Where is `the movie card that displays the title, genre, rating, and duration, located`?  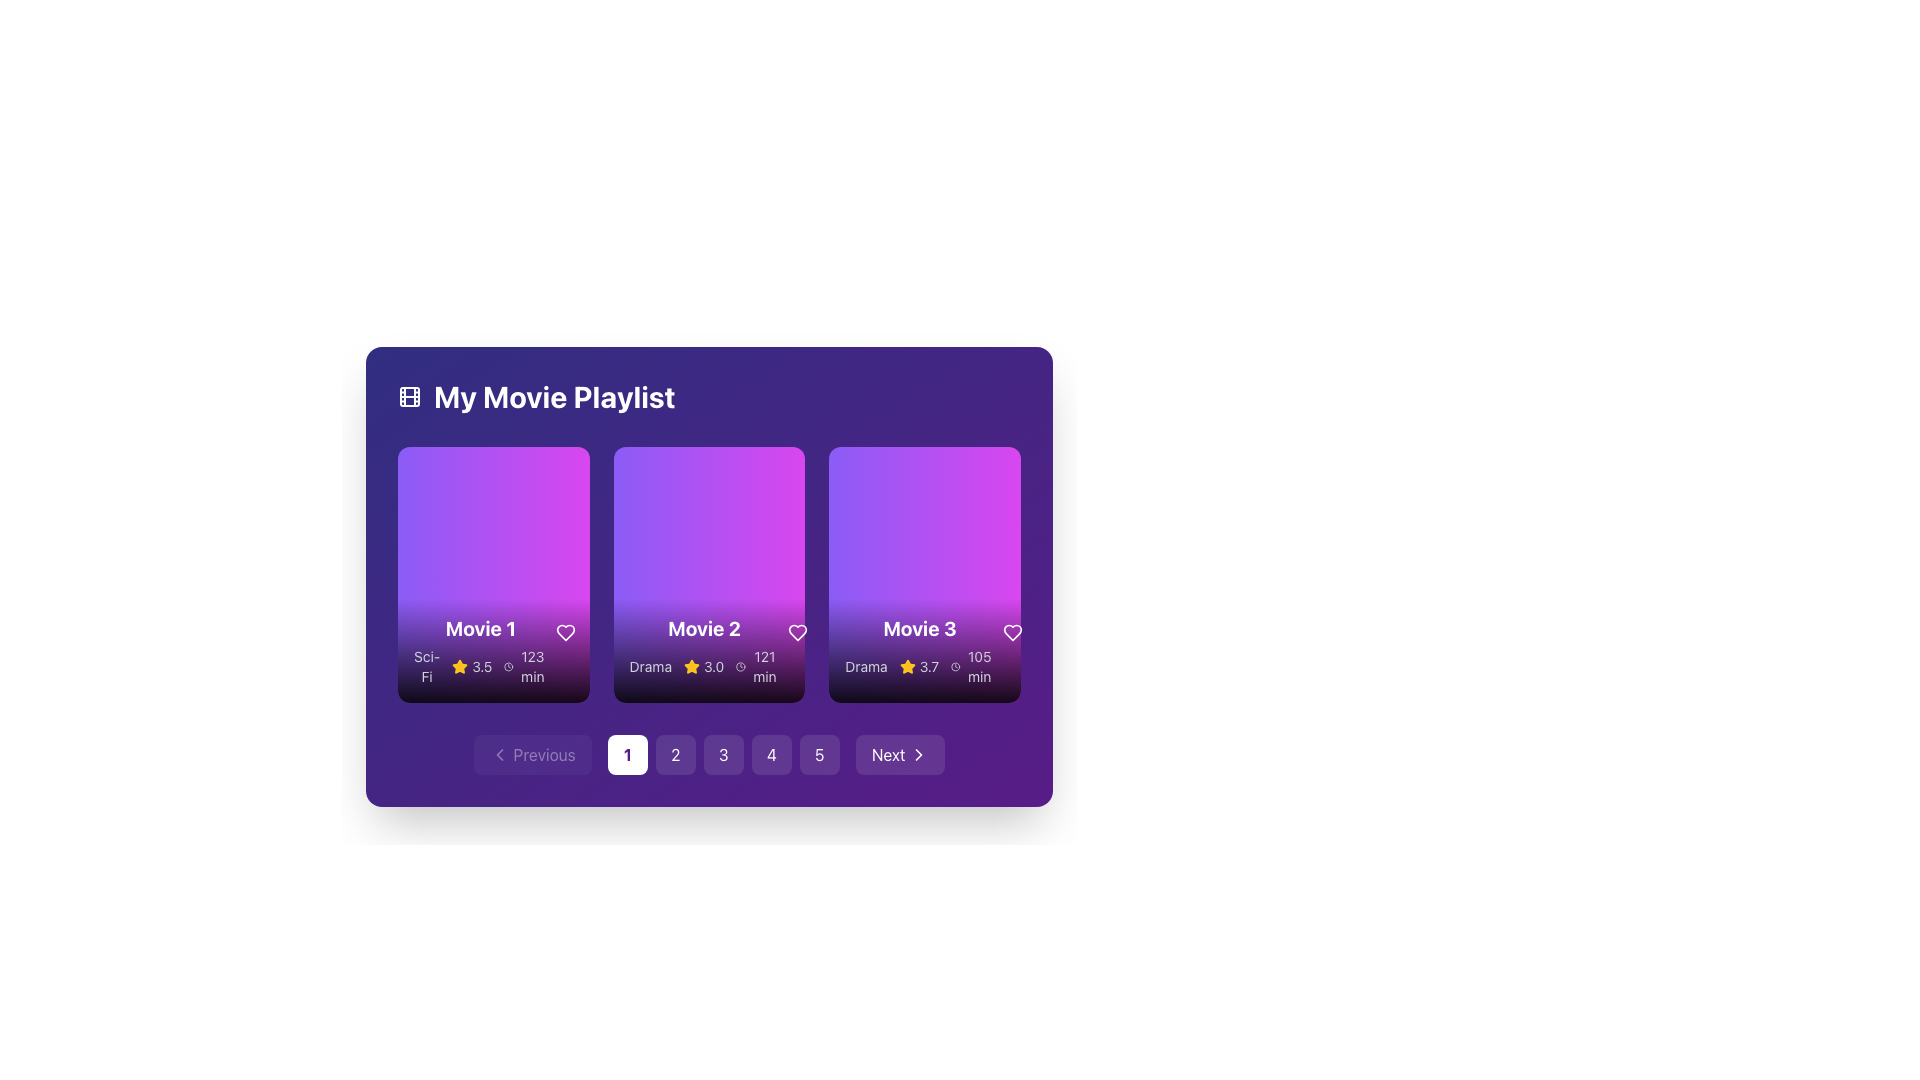 the movie card that displays the title, genre, rating, and duration, located is located at coordinates (709, 577).